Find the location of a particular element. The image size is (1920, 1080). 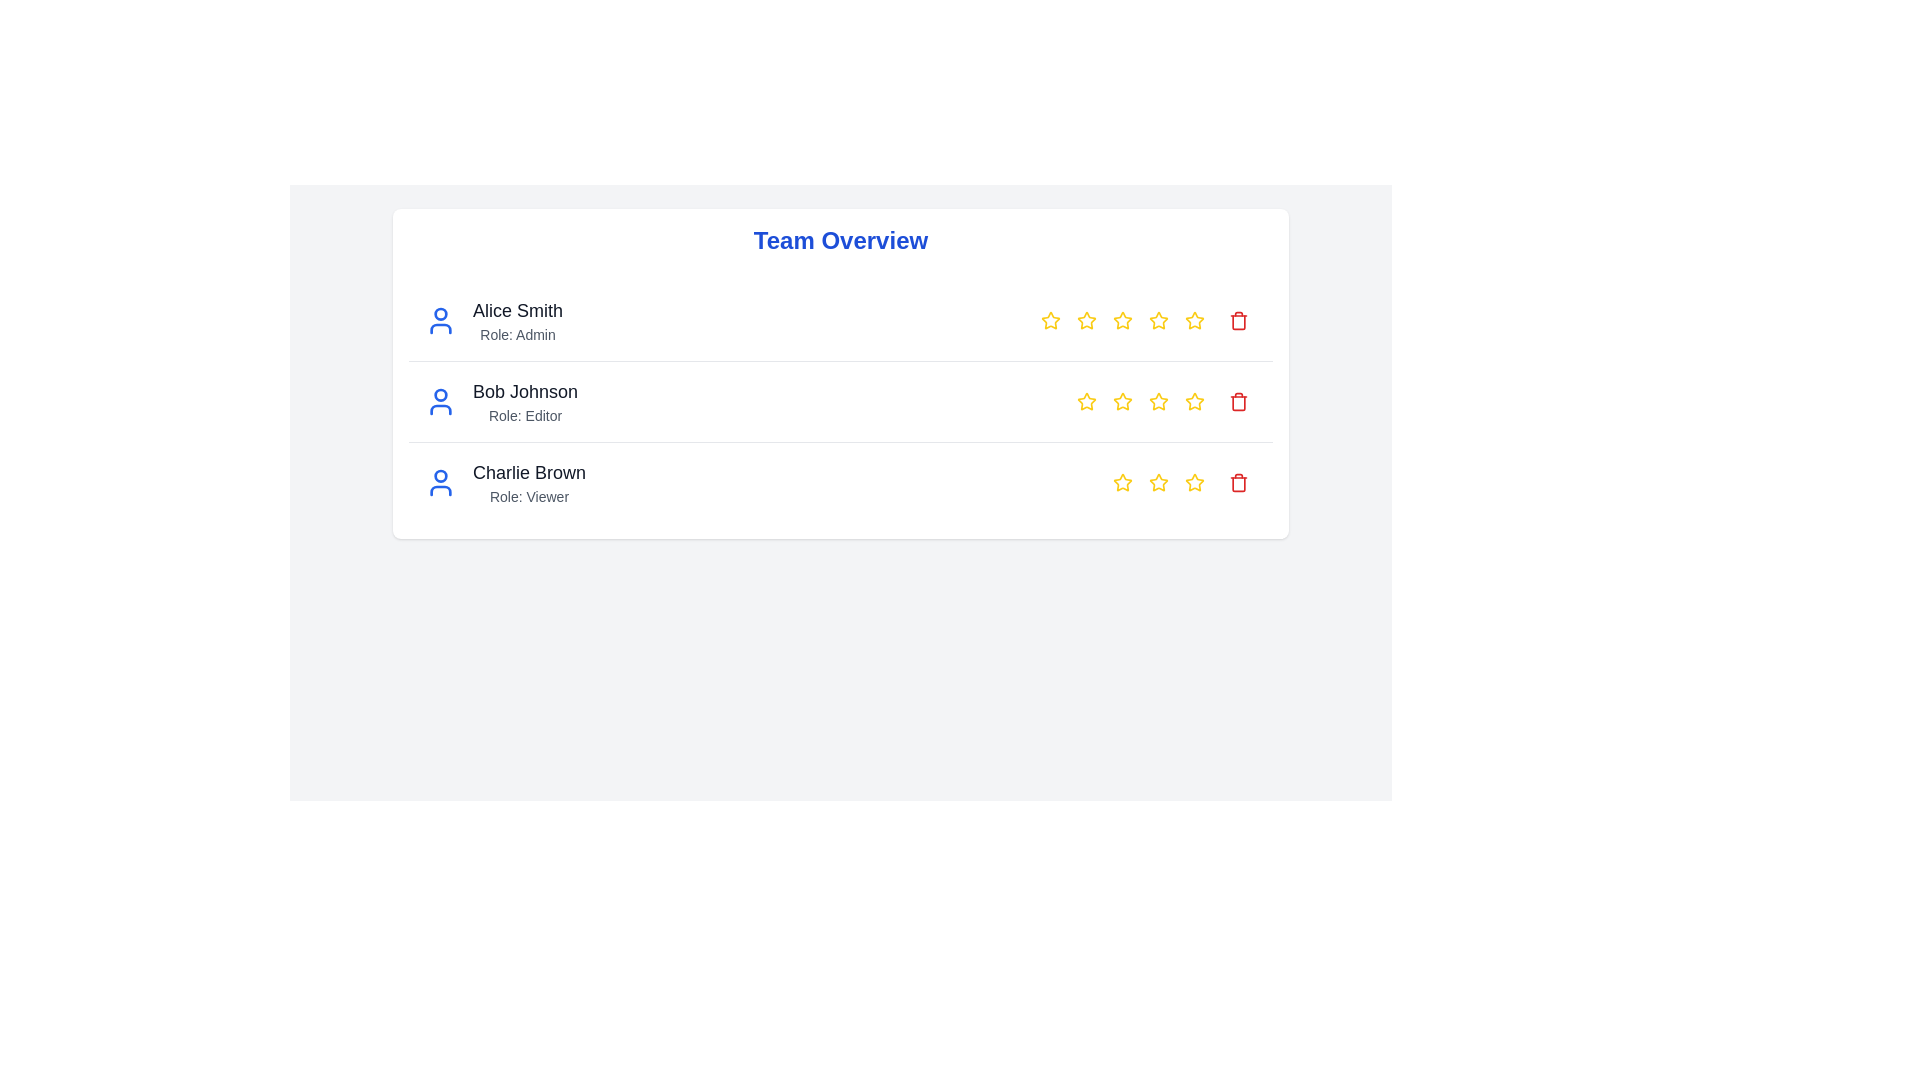

the Text label indicating the role associated with the person 'Bob Johnson', located below his name in the second row of the list is located at coordinates (525, 415).